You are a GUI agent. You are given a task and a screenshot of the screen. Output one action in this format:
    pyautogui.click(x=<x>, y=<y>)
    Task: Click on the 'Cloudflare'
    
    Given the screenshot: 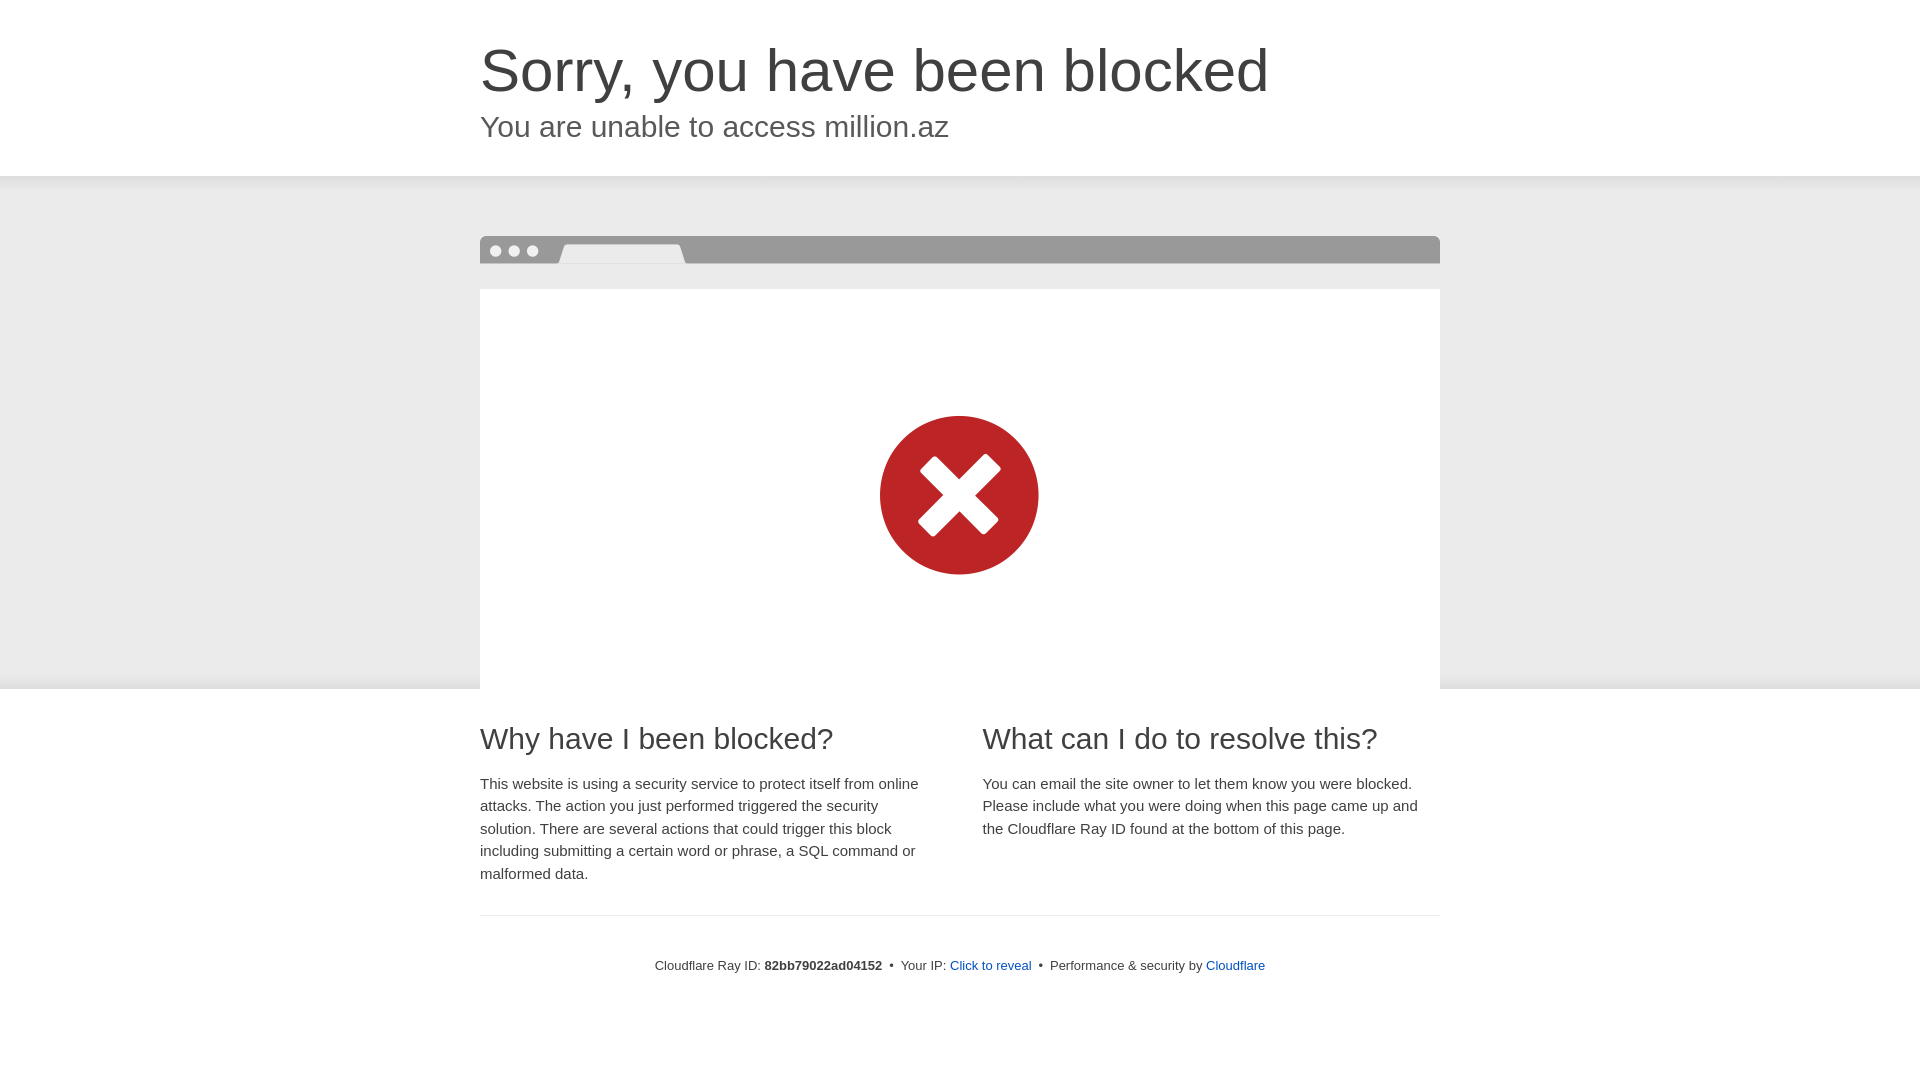 What is the action you would take?
    pyautogui.click(x=1234, y=964)
    